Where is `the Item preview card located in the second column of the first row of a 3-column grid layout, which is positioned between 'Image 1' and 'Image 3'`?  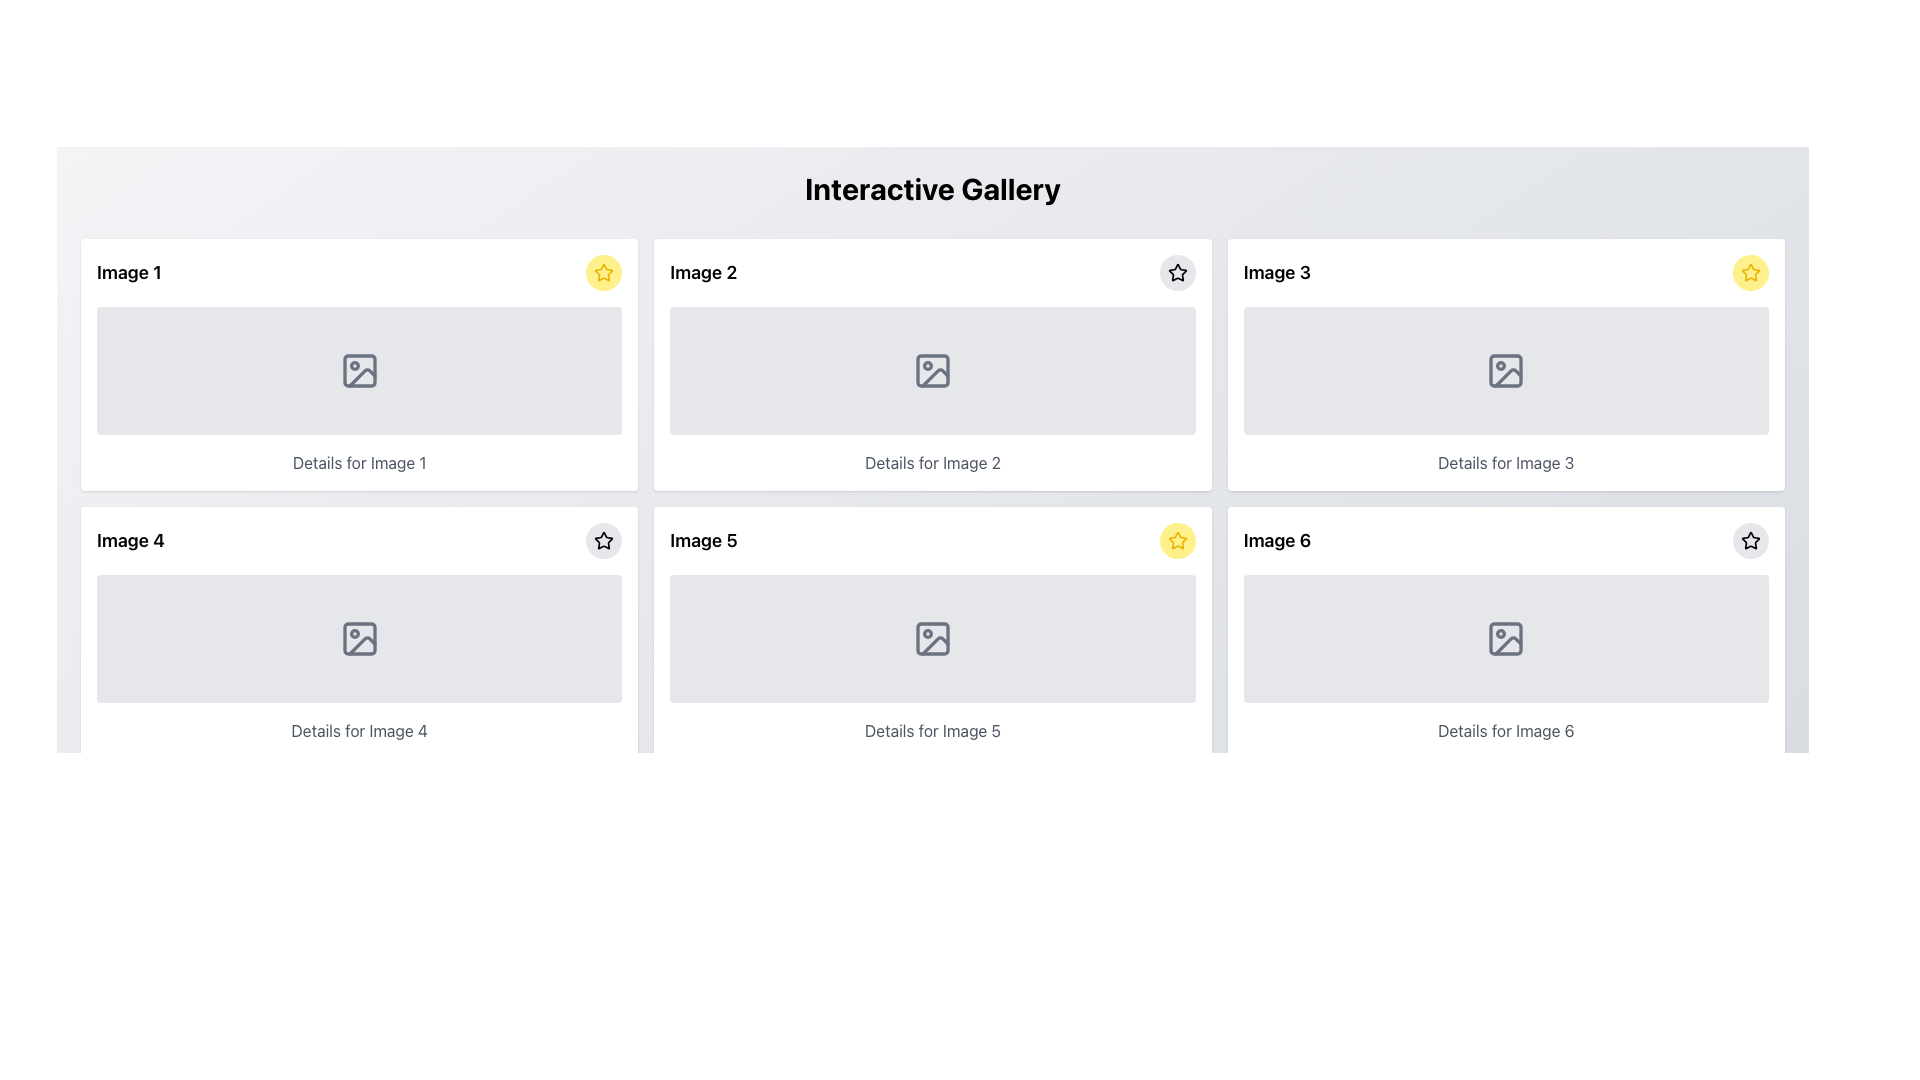 the Item preview card located in the second column of the first row of a 3-column grid layout, which is positioned between 'Image 1' and 'Image 3' is located at coordinates (931, 365).